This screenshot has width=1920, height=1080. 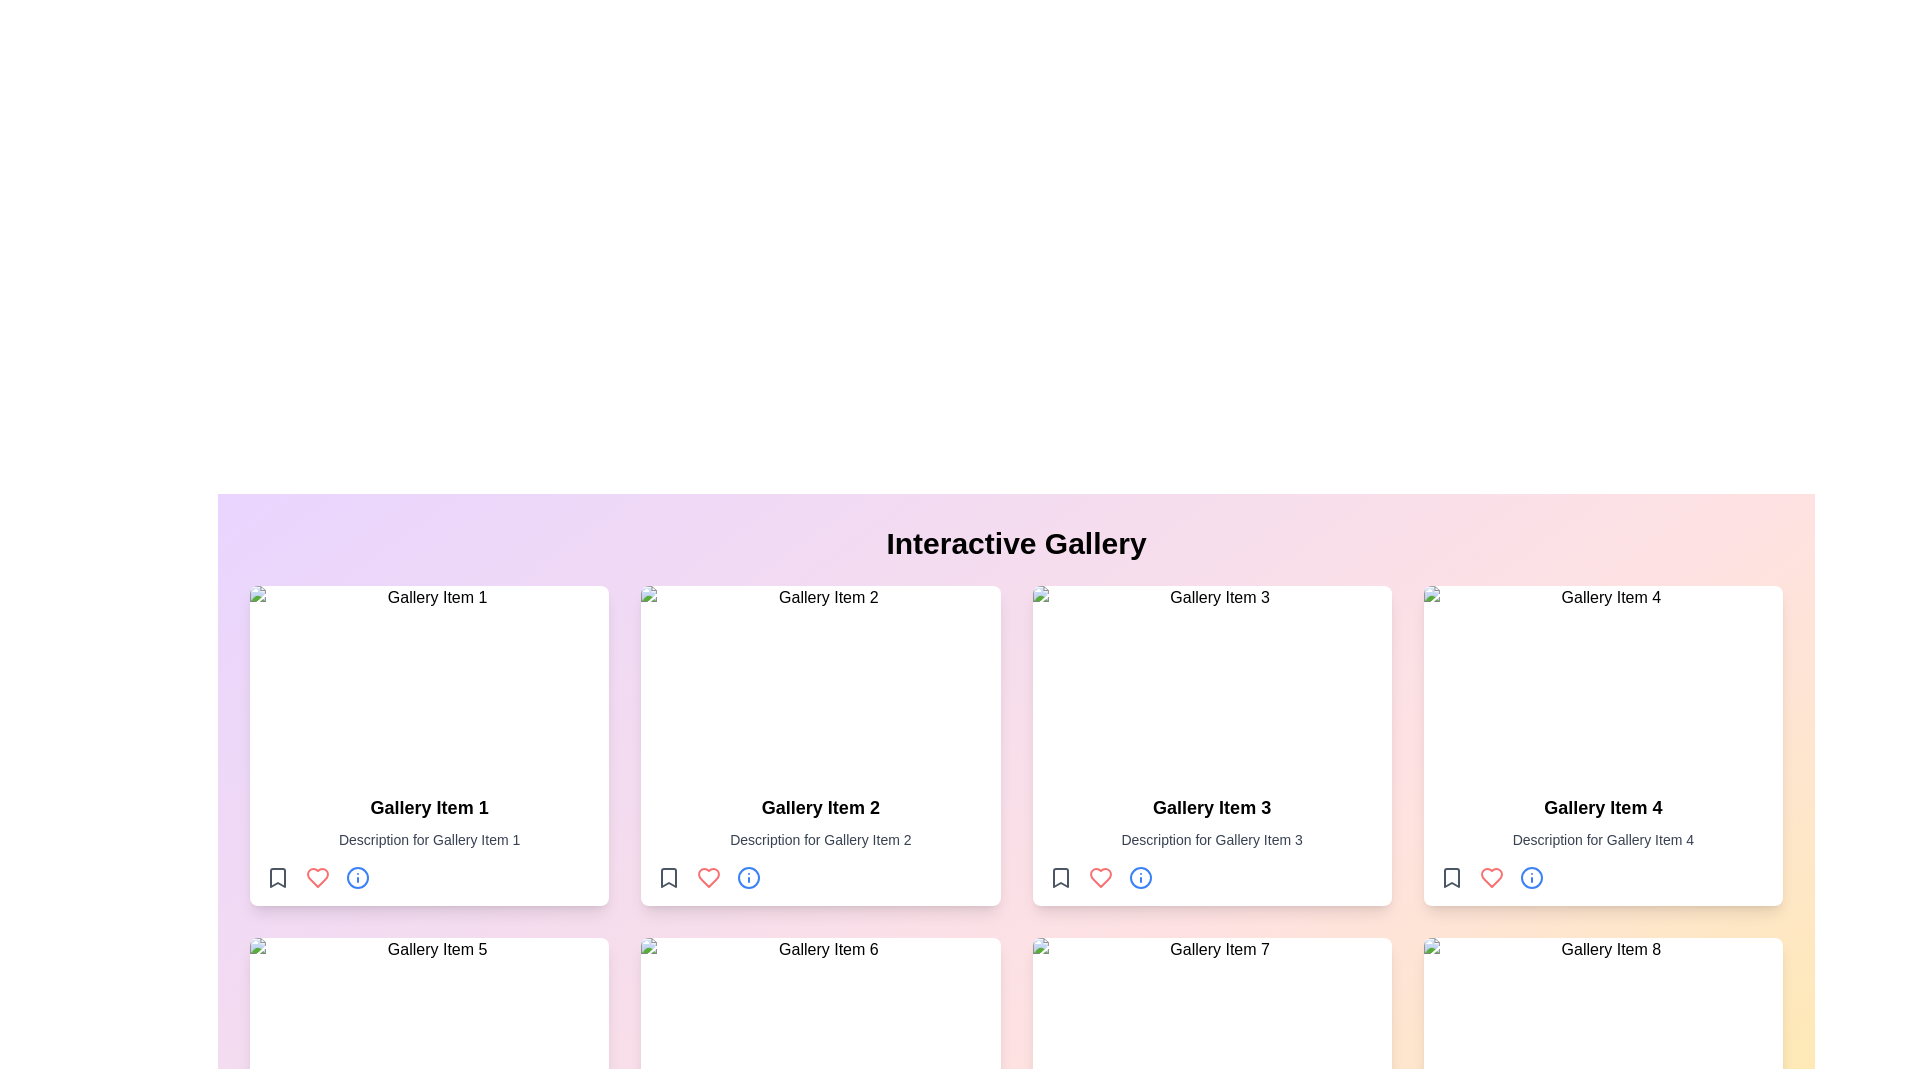 What do you see at coordinates (1099, 877) in the screenshot?
I see `the 'like' button located centrally beneath the description text of the third item in the gallery to mark it as liked or favored` at bounding box center [1099, 877].